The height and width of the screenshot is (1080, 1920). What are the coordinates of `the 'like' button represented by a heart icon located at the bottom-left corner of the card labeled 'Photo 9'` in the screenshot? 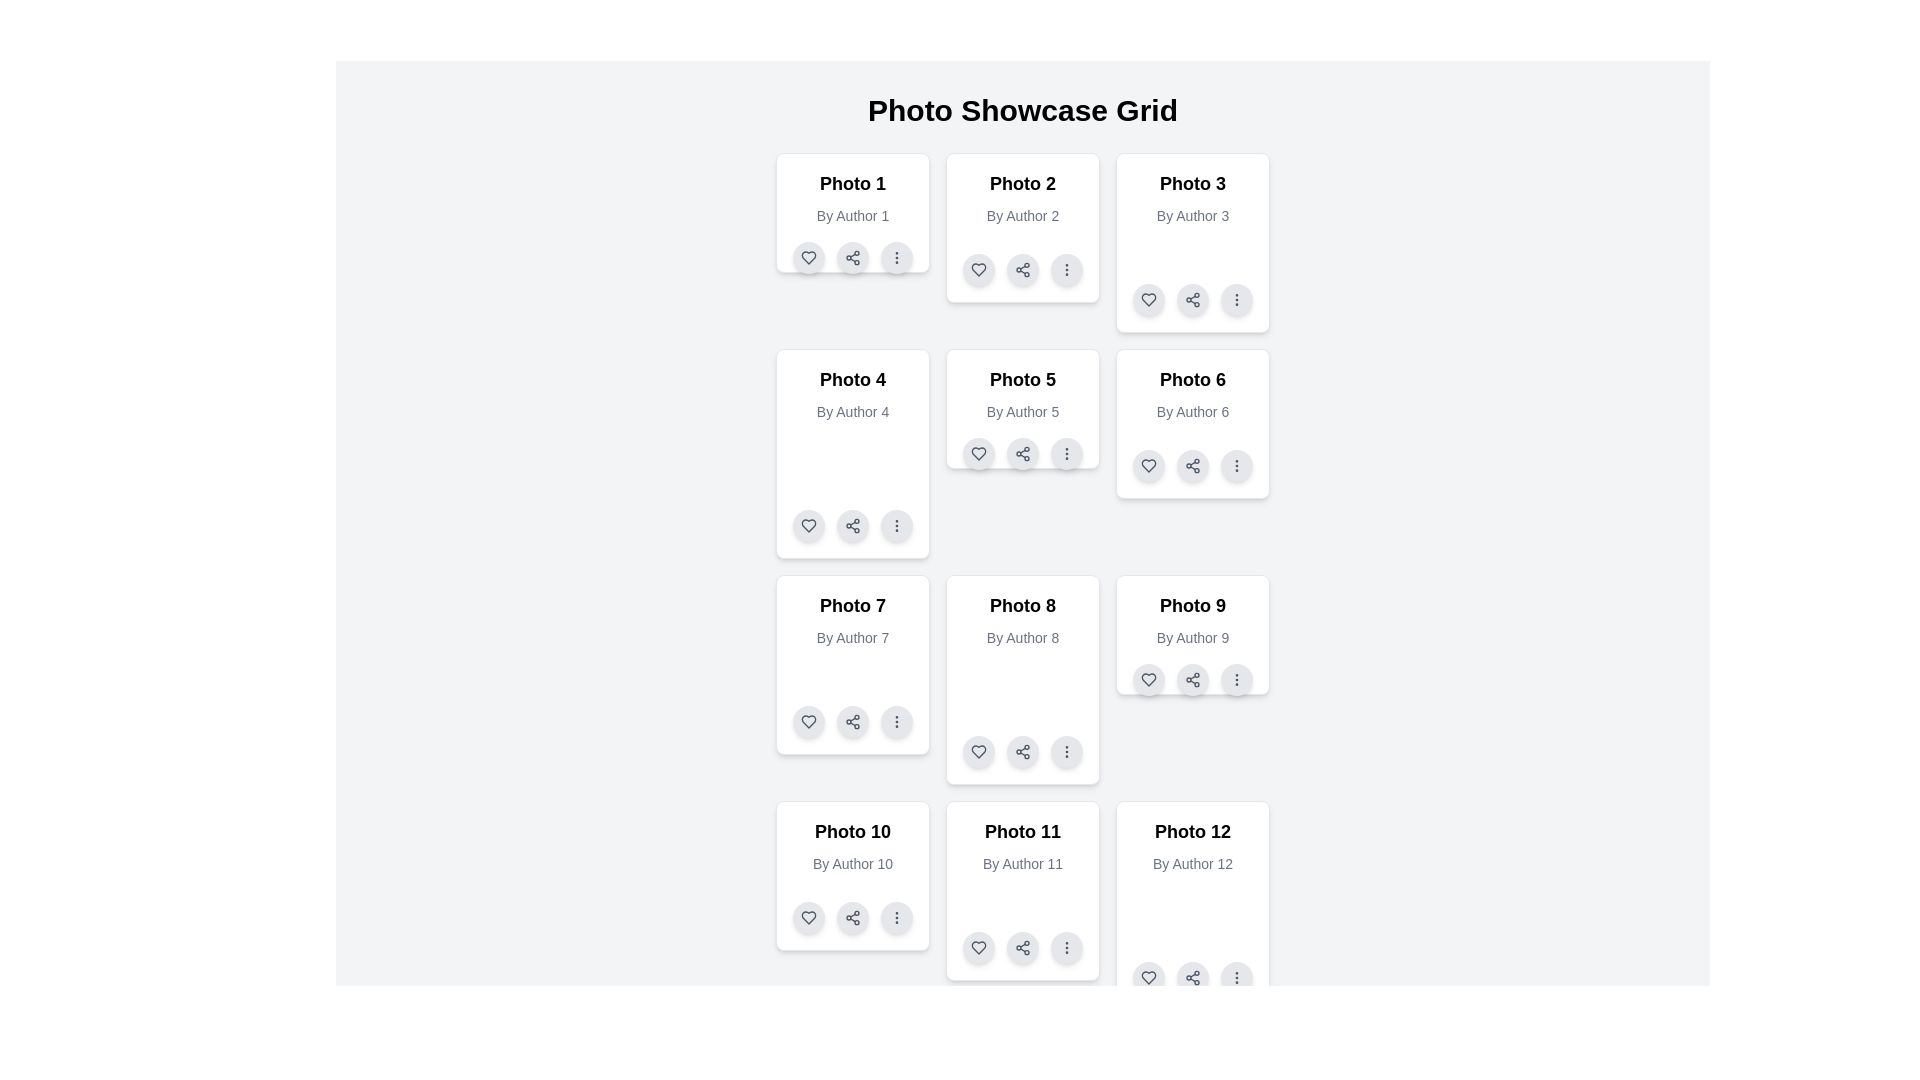 It's located at (1148, 678).